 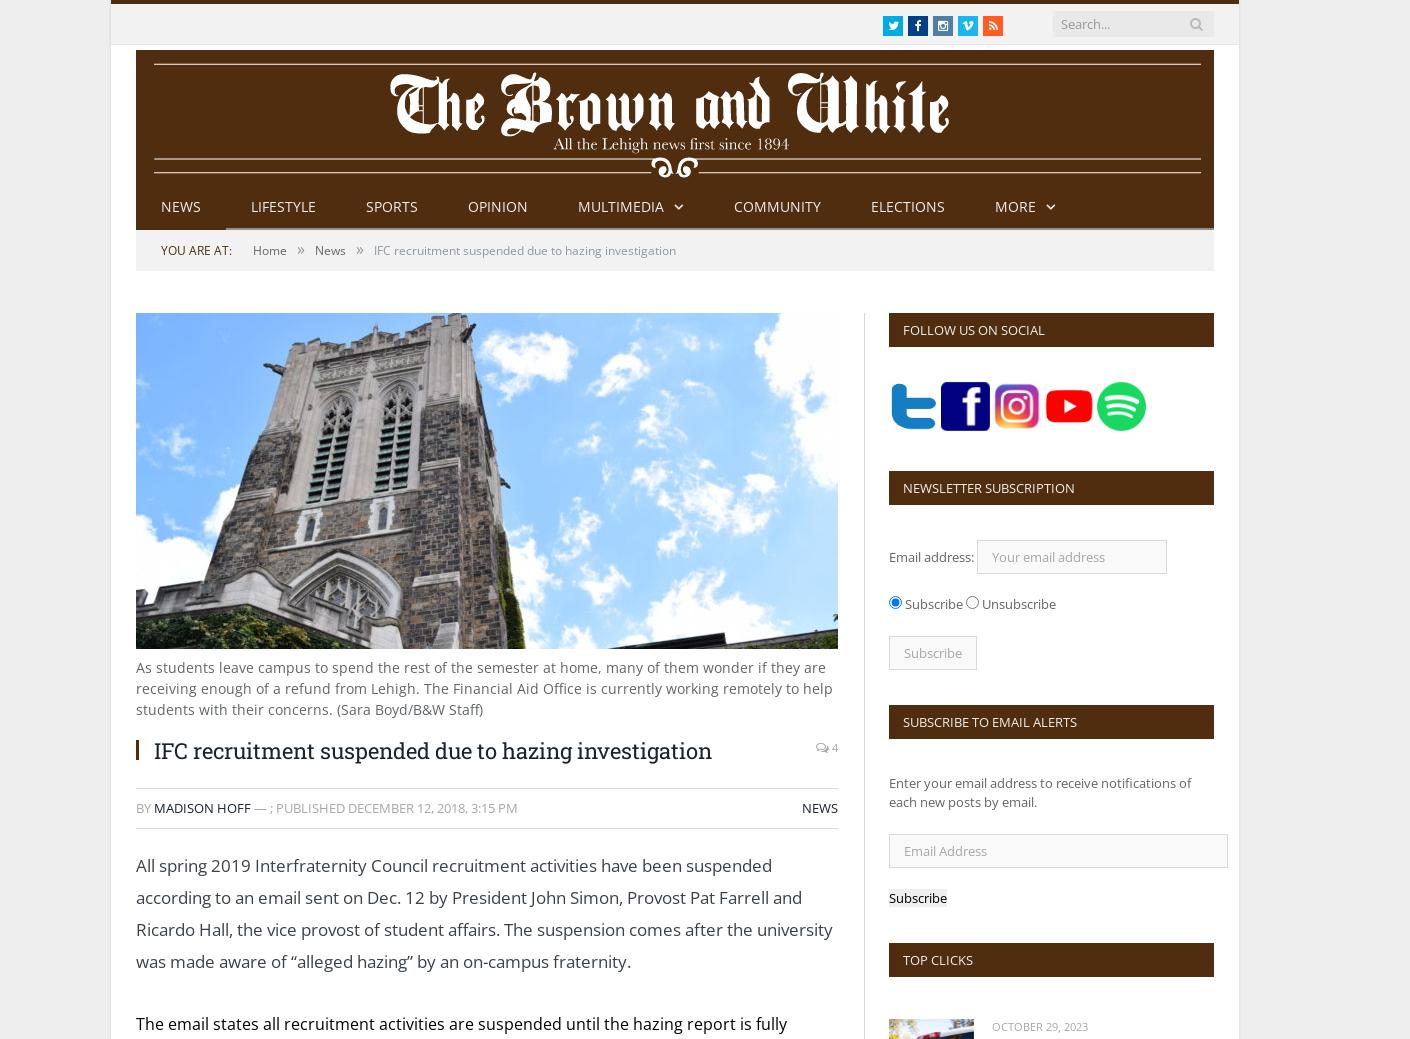 I want to click on '4', so click(x=833, y=745).